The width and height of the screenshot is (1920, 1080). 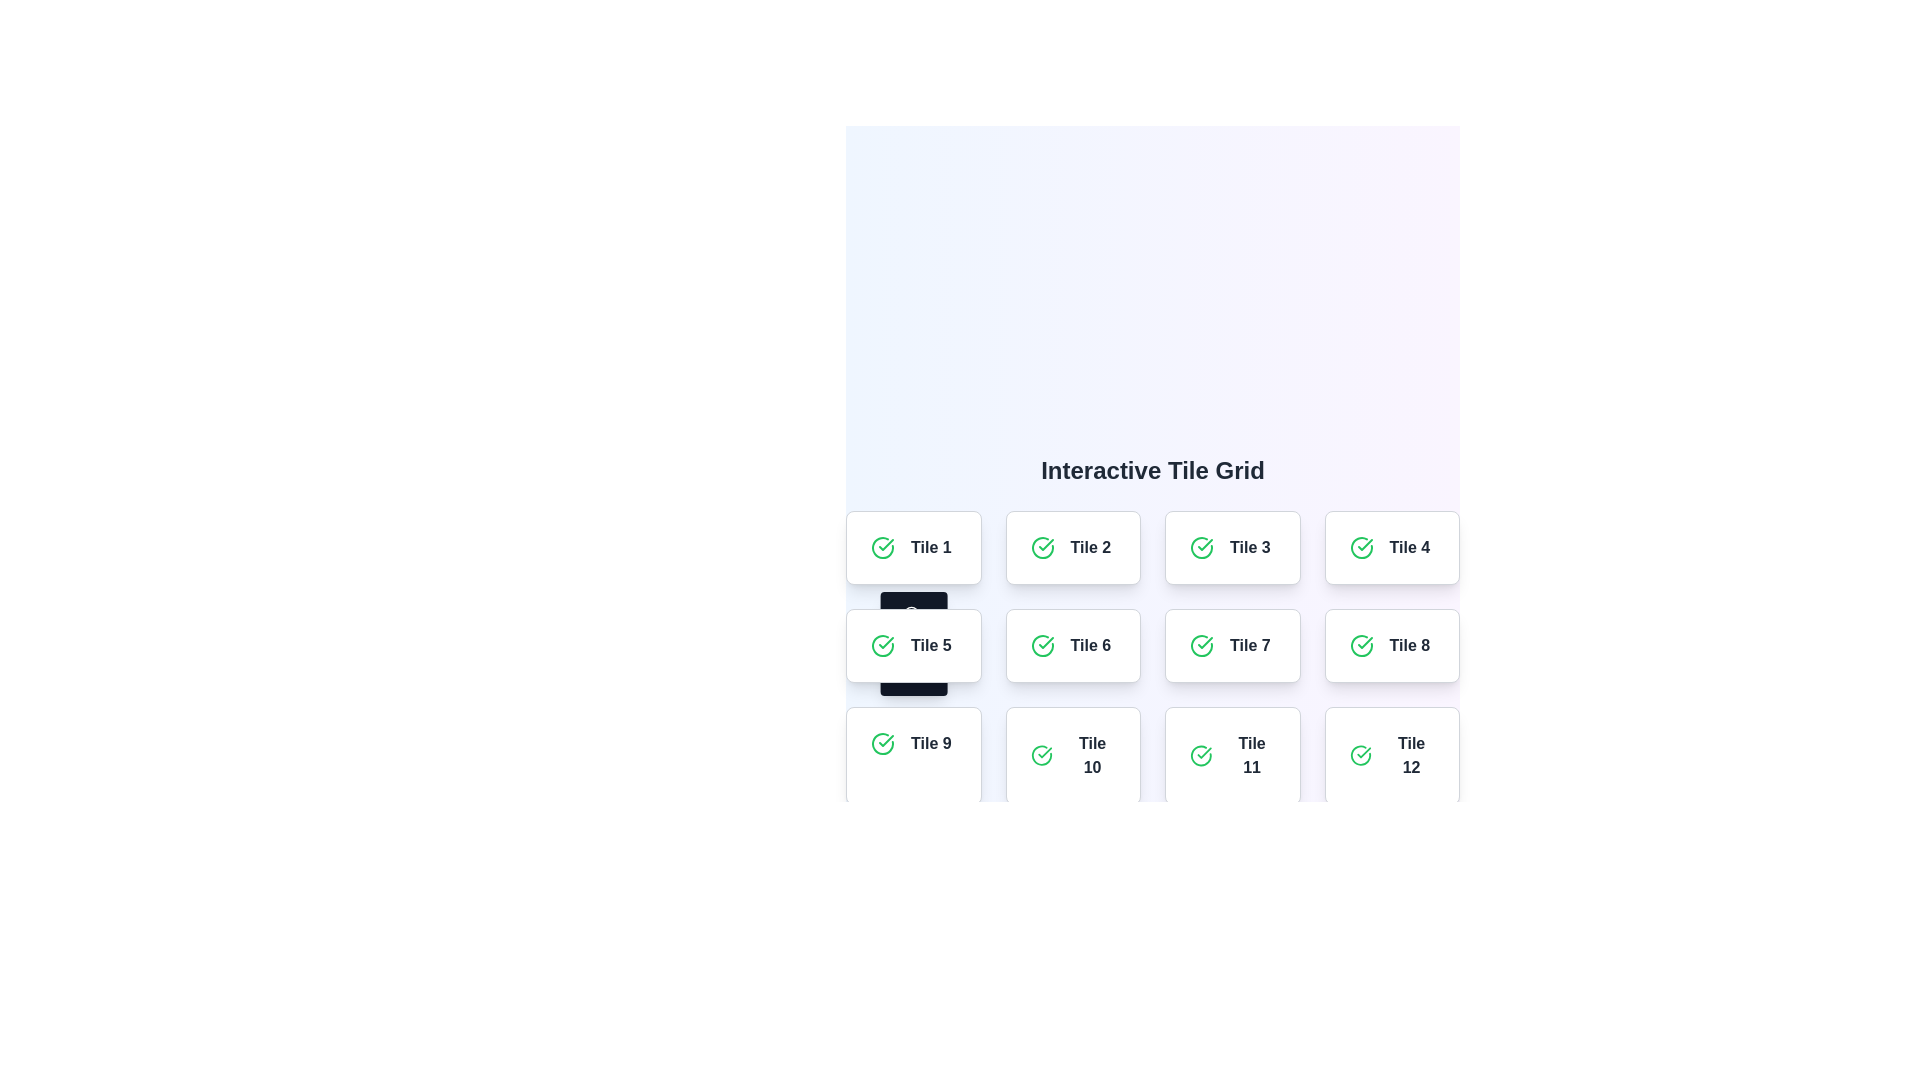 What do you see at coordinates (1089, 645) in the screenshot?
I see `text label located in the second row of the grid, specifically the second item after 'Tile 5' and before 'Tile 7'` at bounding box center [1089, 645].